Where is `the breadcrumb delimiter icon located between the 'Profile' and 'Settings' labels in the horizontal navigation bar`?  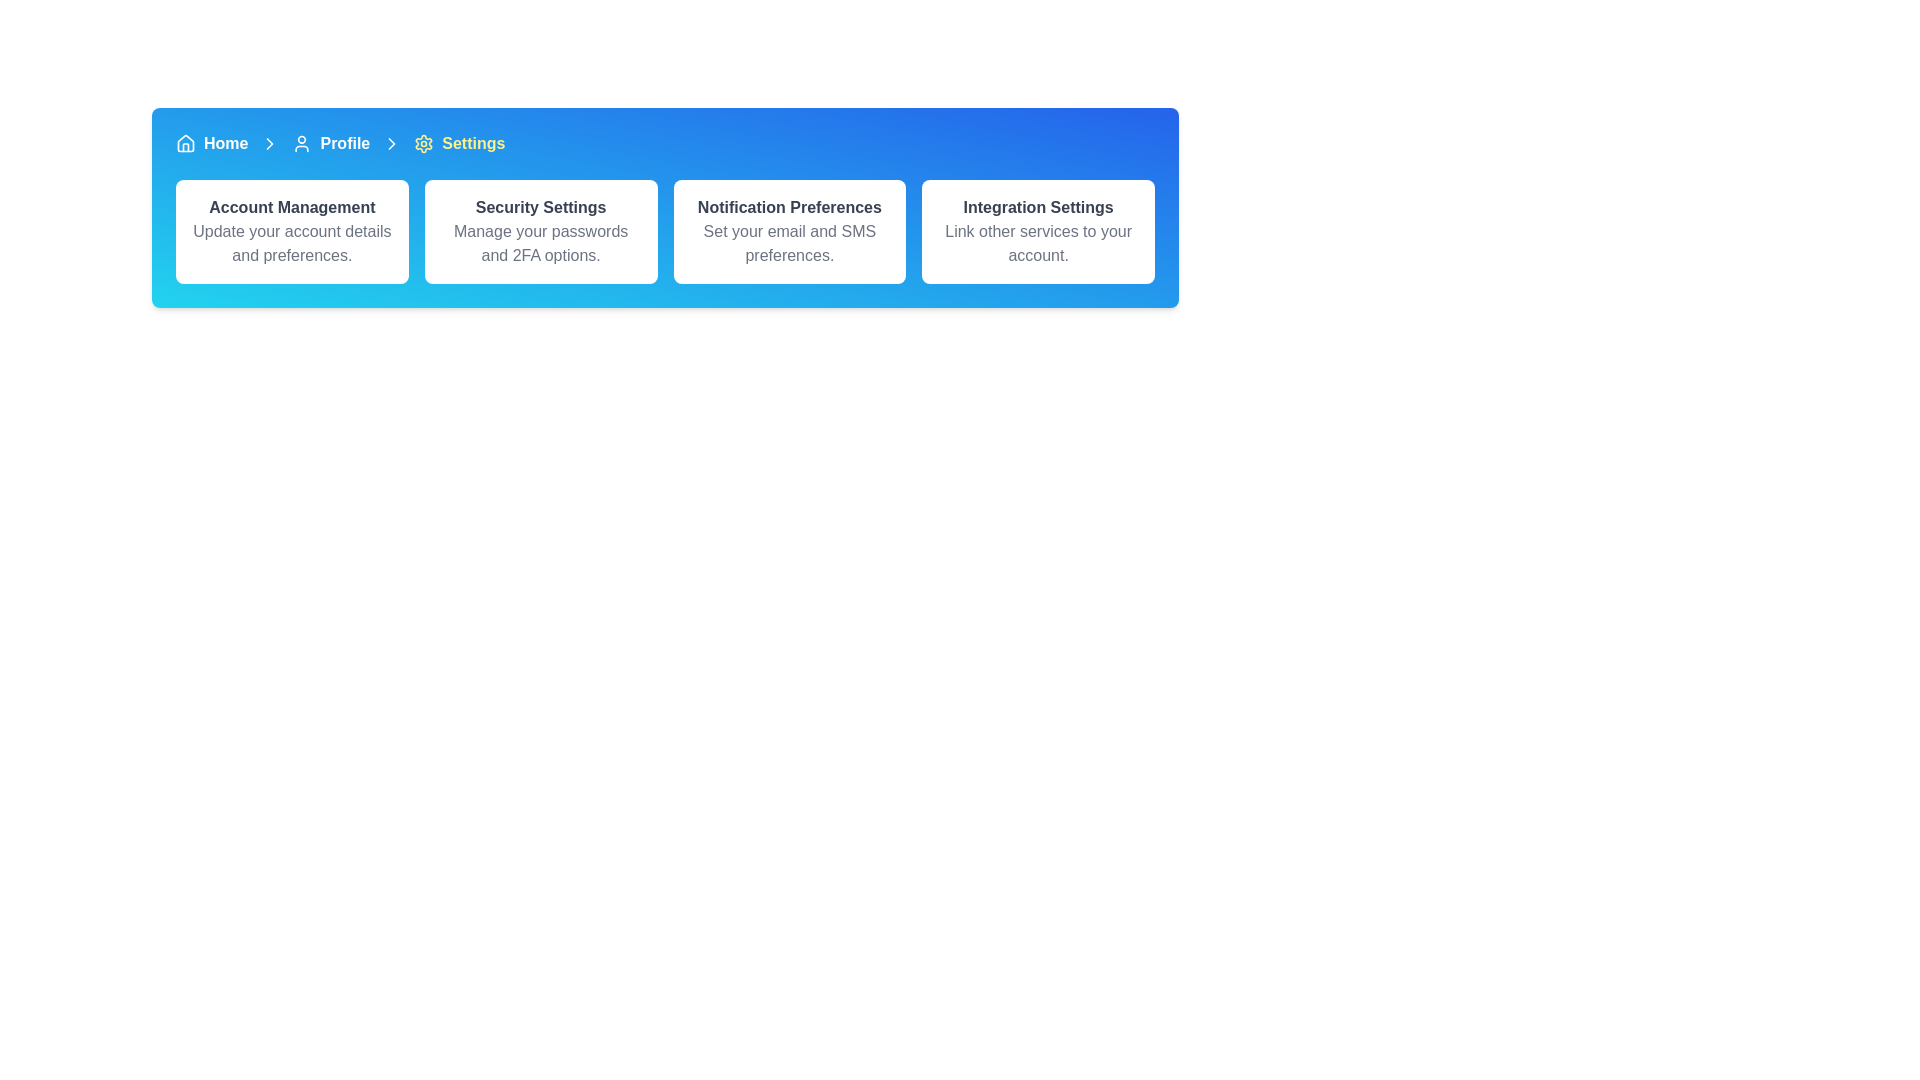
the breadcrumb delimiter icon located between the 'Profile' and 'Settings' labels in the horizontal navigation bar is located at coordinates (392, 142).